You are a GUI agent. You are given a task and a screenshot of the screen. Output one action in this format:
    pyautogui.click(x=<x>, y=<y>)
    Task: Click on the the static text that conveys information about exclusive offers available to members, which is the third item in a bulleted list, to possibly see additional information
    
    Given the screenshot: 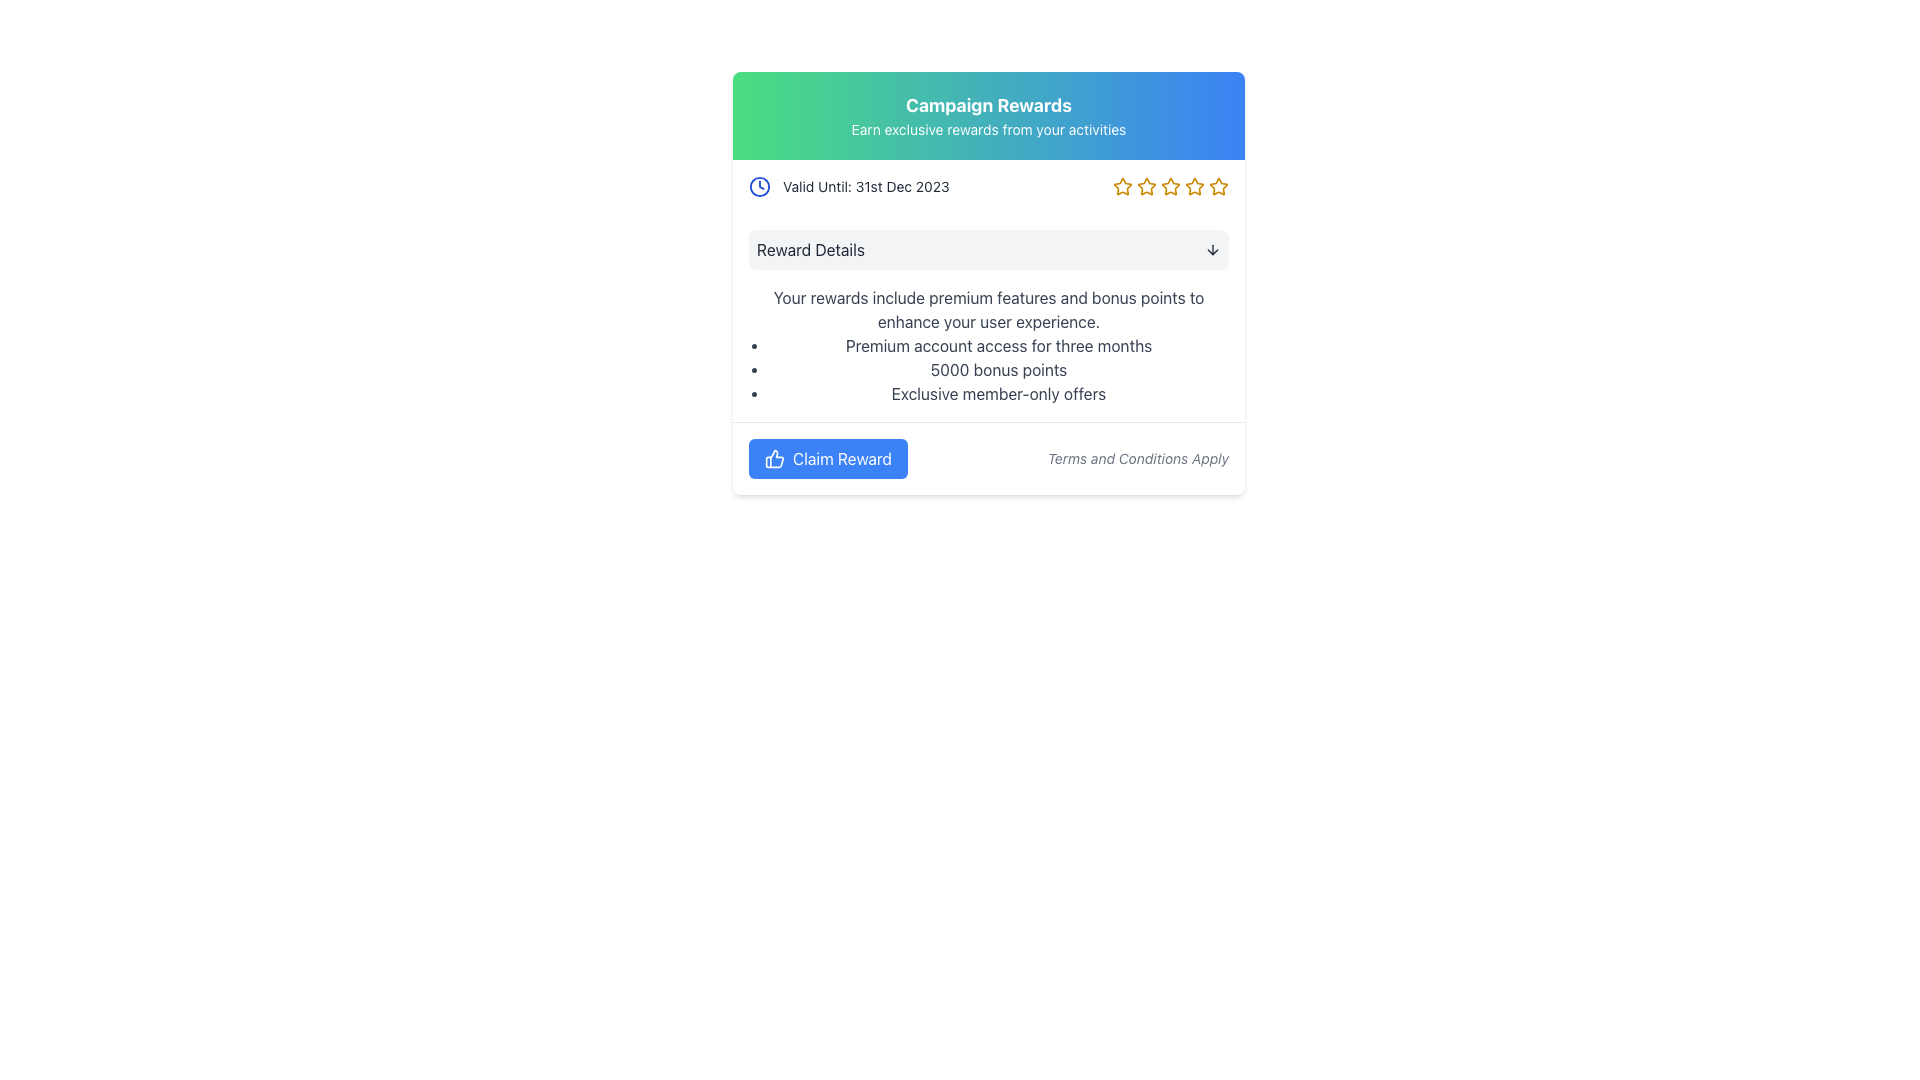 What is the action you would take?
    pyautogui.click(x=998, y=393)
    